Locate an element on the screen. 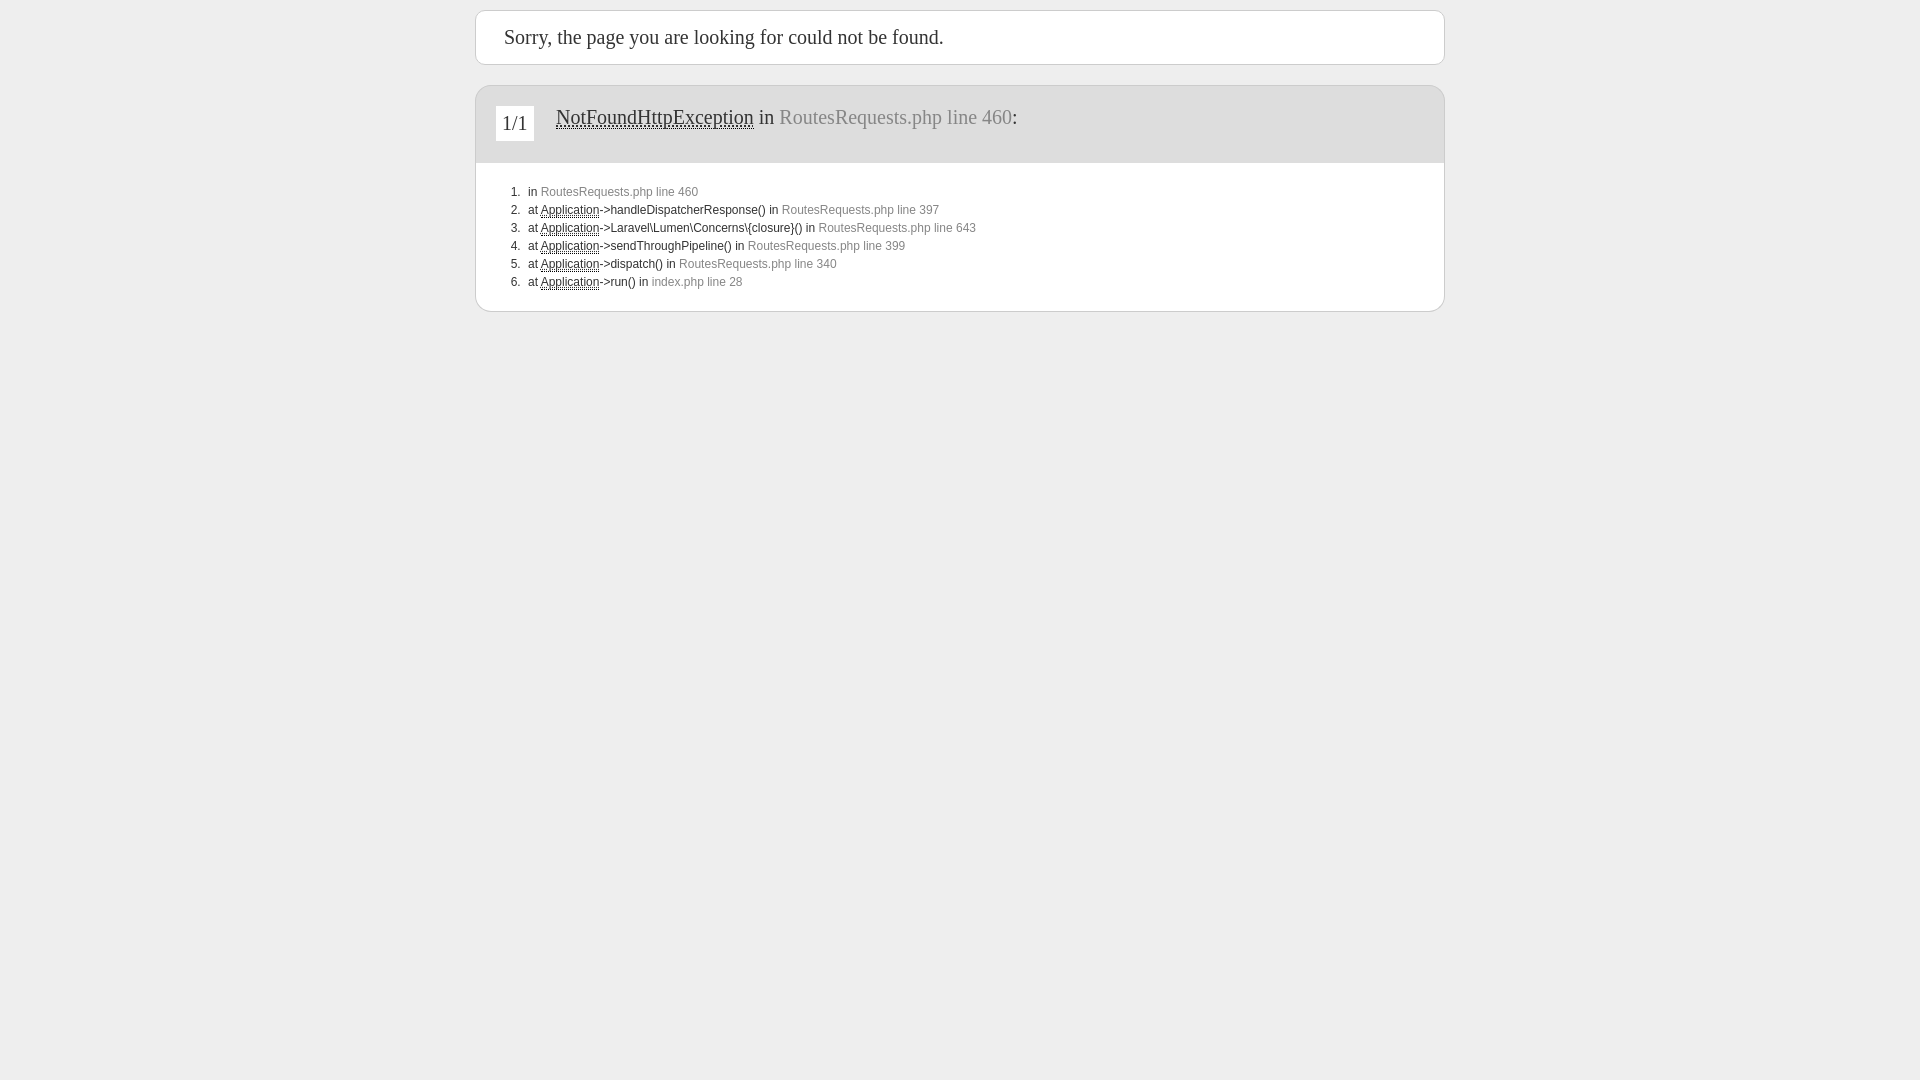 The image size is (1920, 1080). 'RoutesRequests.php line 460' is located at coordinates (894, 116).